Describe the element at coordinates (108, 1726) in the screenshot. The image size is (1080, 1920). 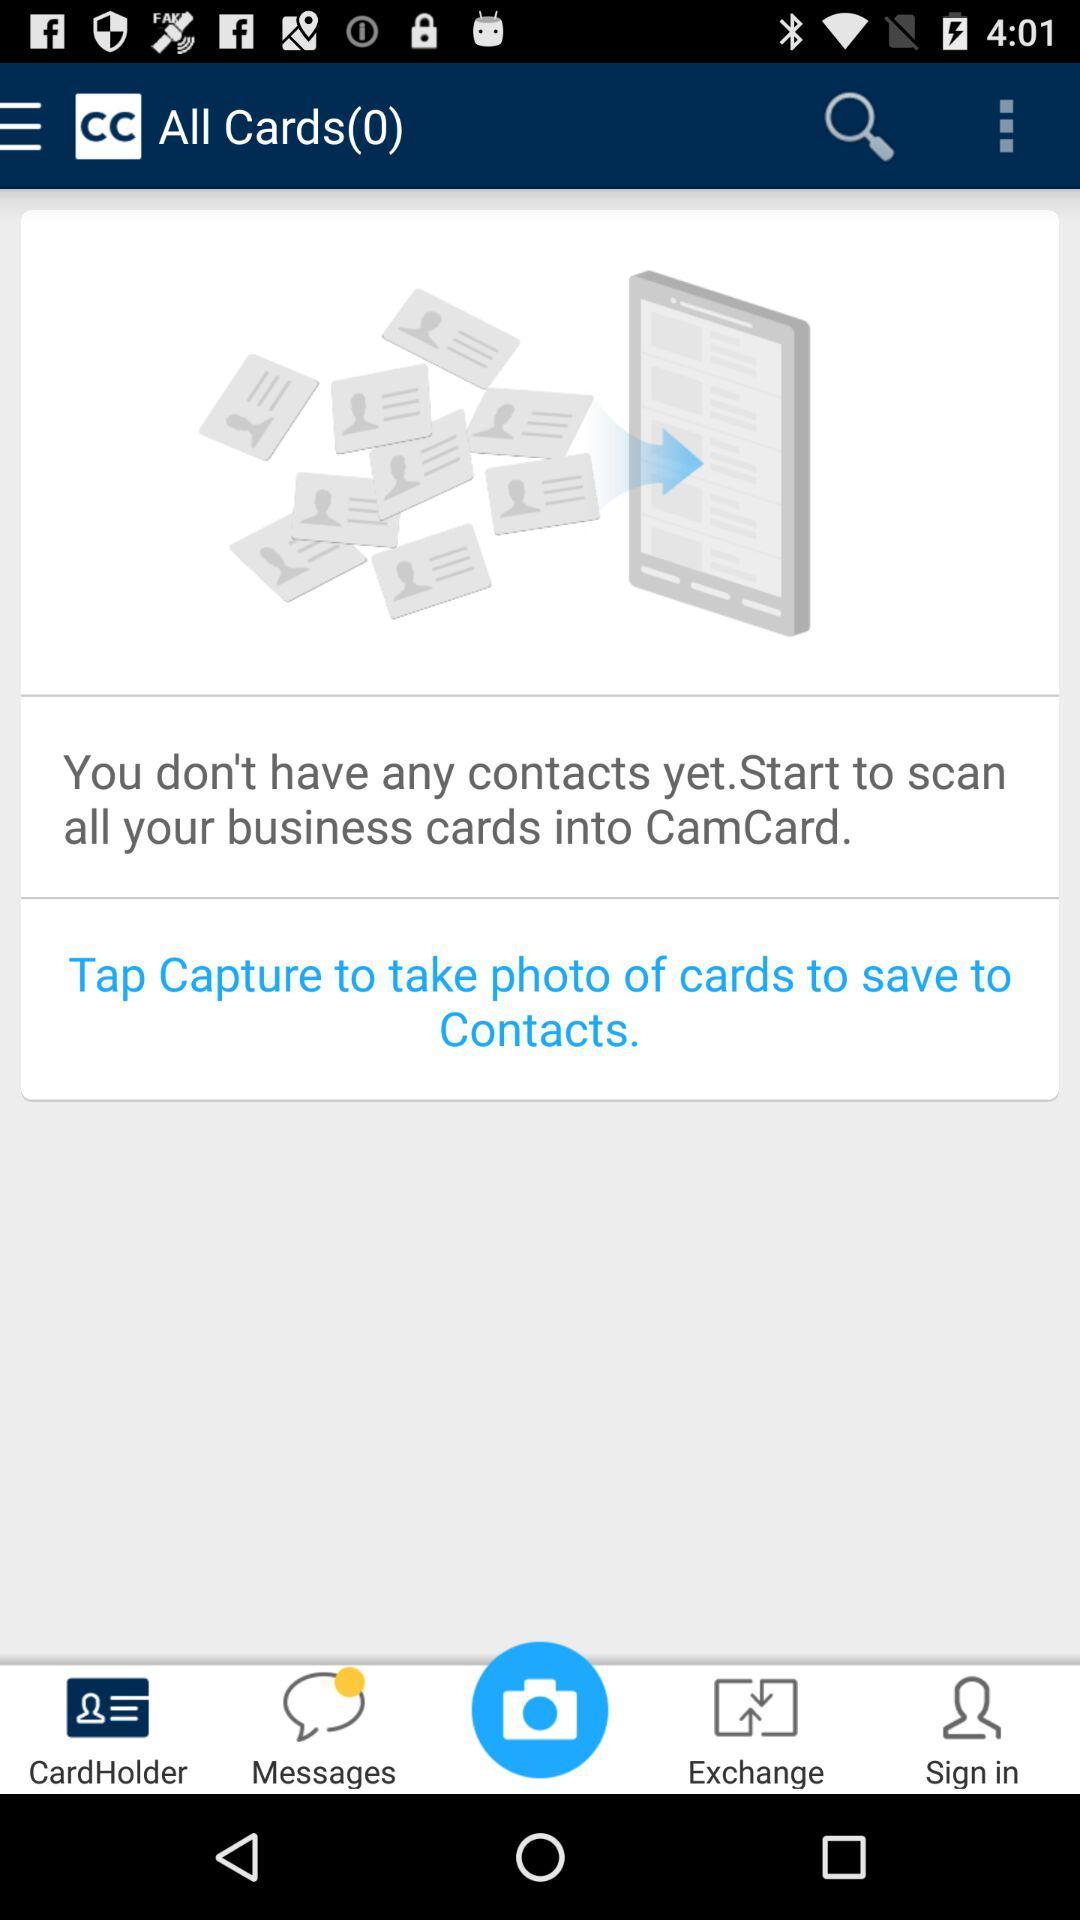
I see `item next to messages item` at that location.